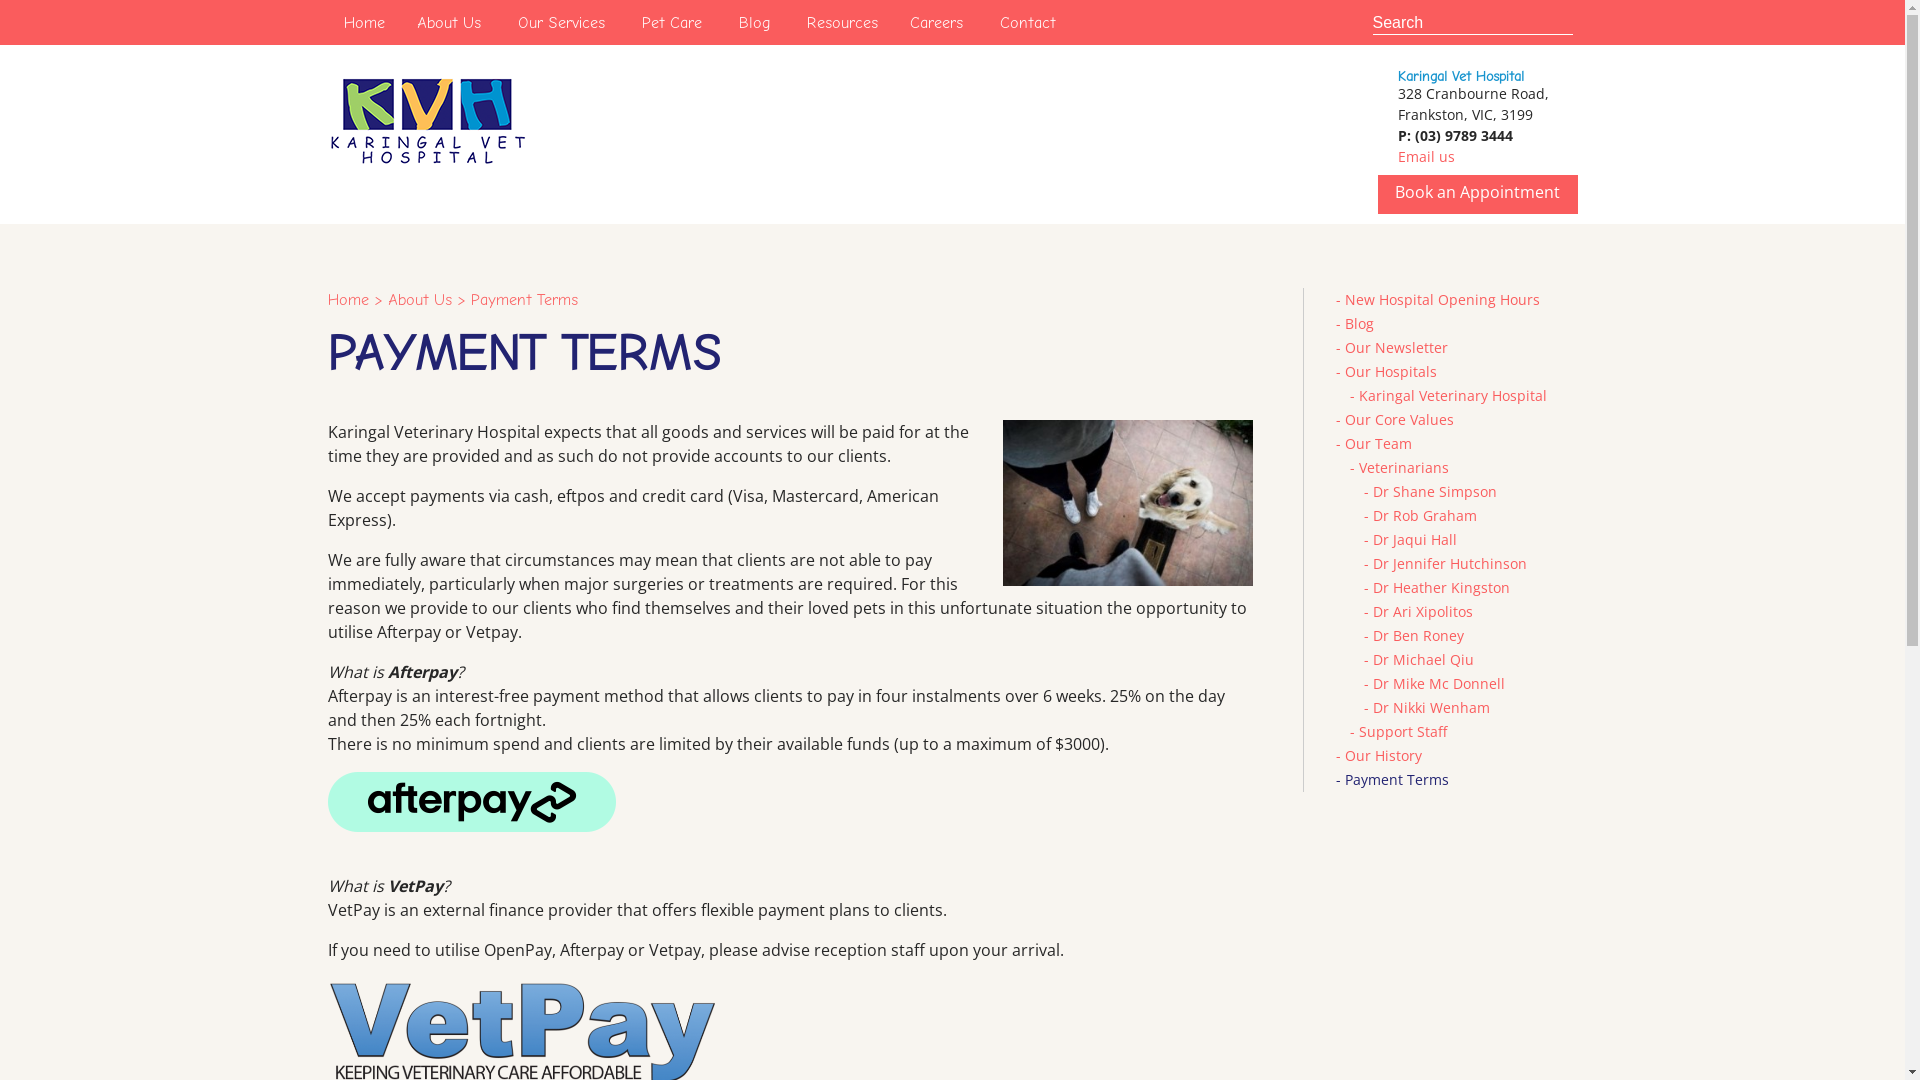  I want to click on 'Our History', so click(1344, 755).